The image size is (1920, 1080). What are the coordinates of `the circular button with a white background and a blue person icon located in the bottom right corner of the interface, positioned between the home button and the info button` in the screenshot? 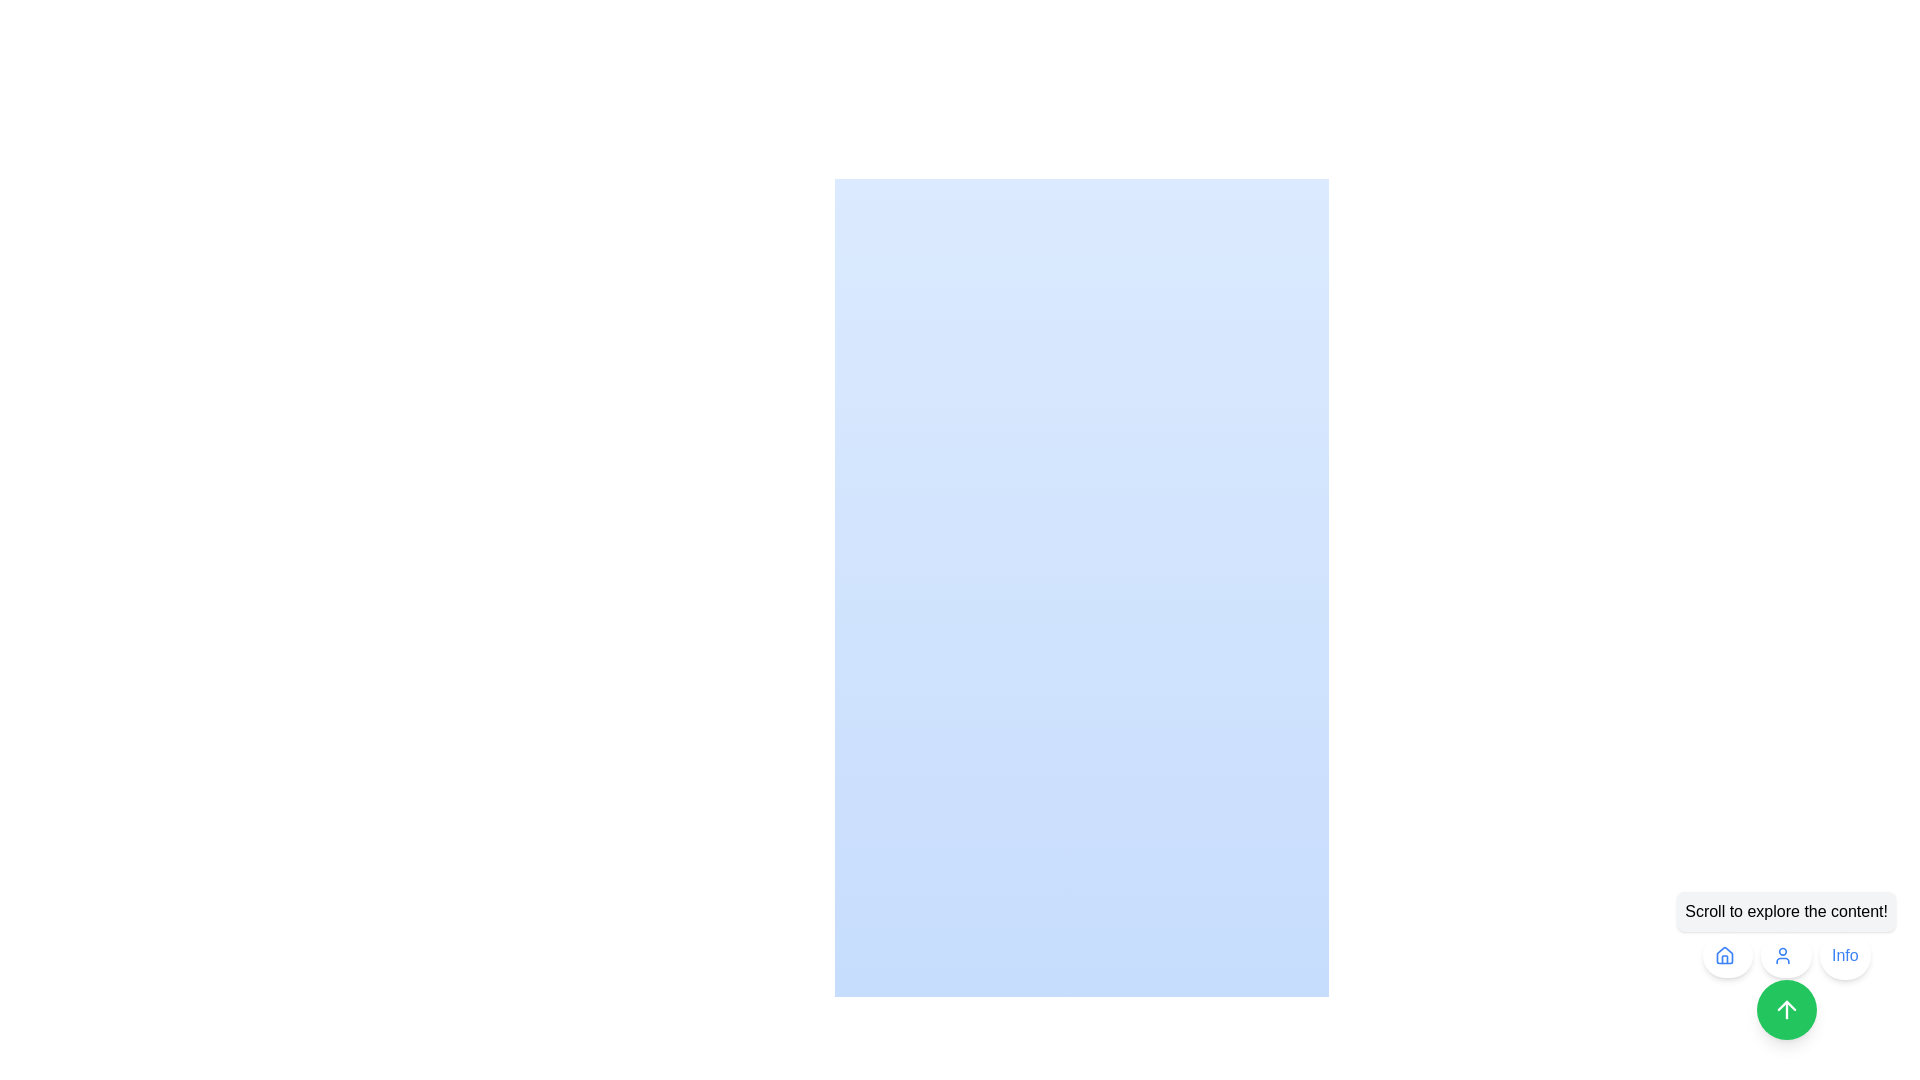 It's located at (1786, 955).